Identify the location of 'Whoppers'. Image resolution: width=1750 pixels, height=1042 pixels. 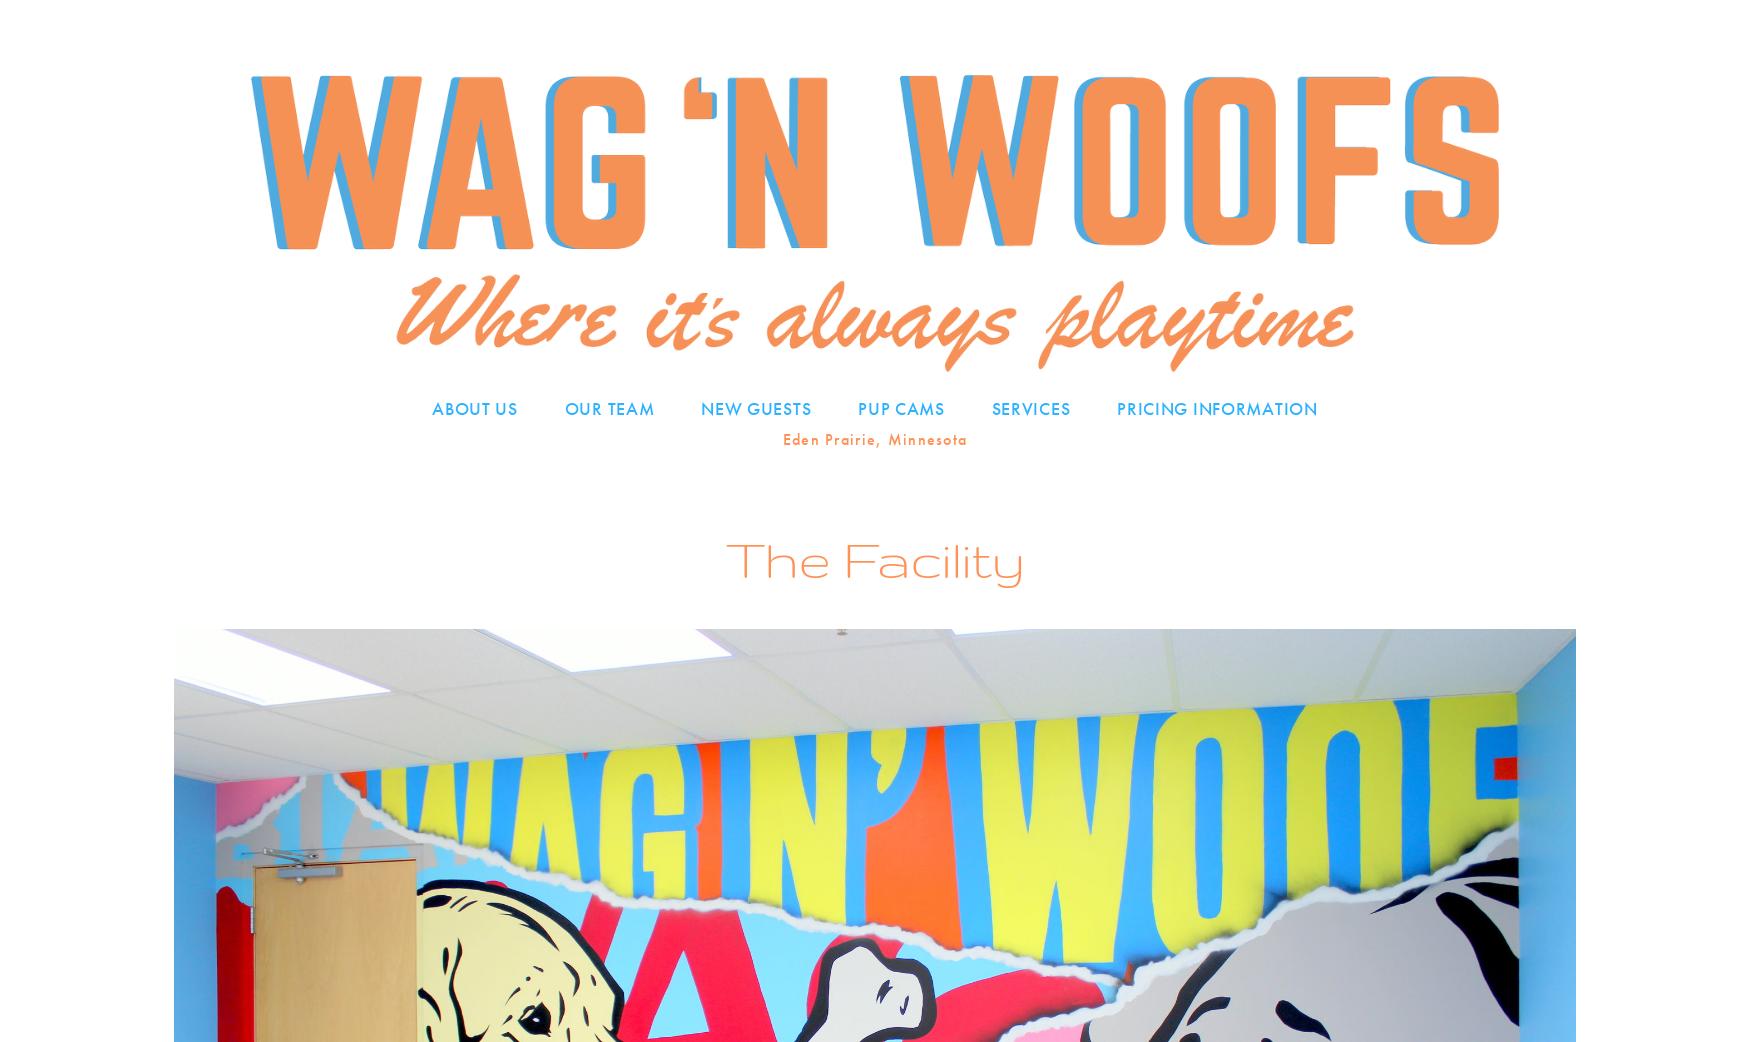
(903, 610).